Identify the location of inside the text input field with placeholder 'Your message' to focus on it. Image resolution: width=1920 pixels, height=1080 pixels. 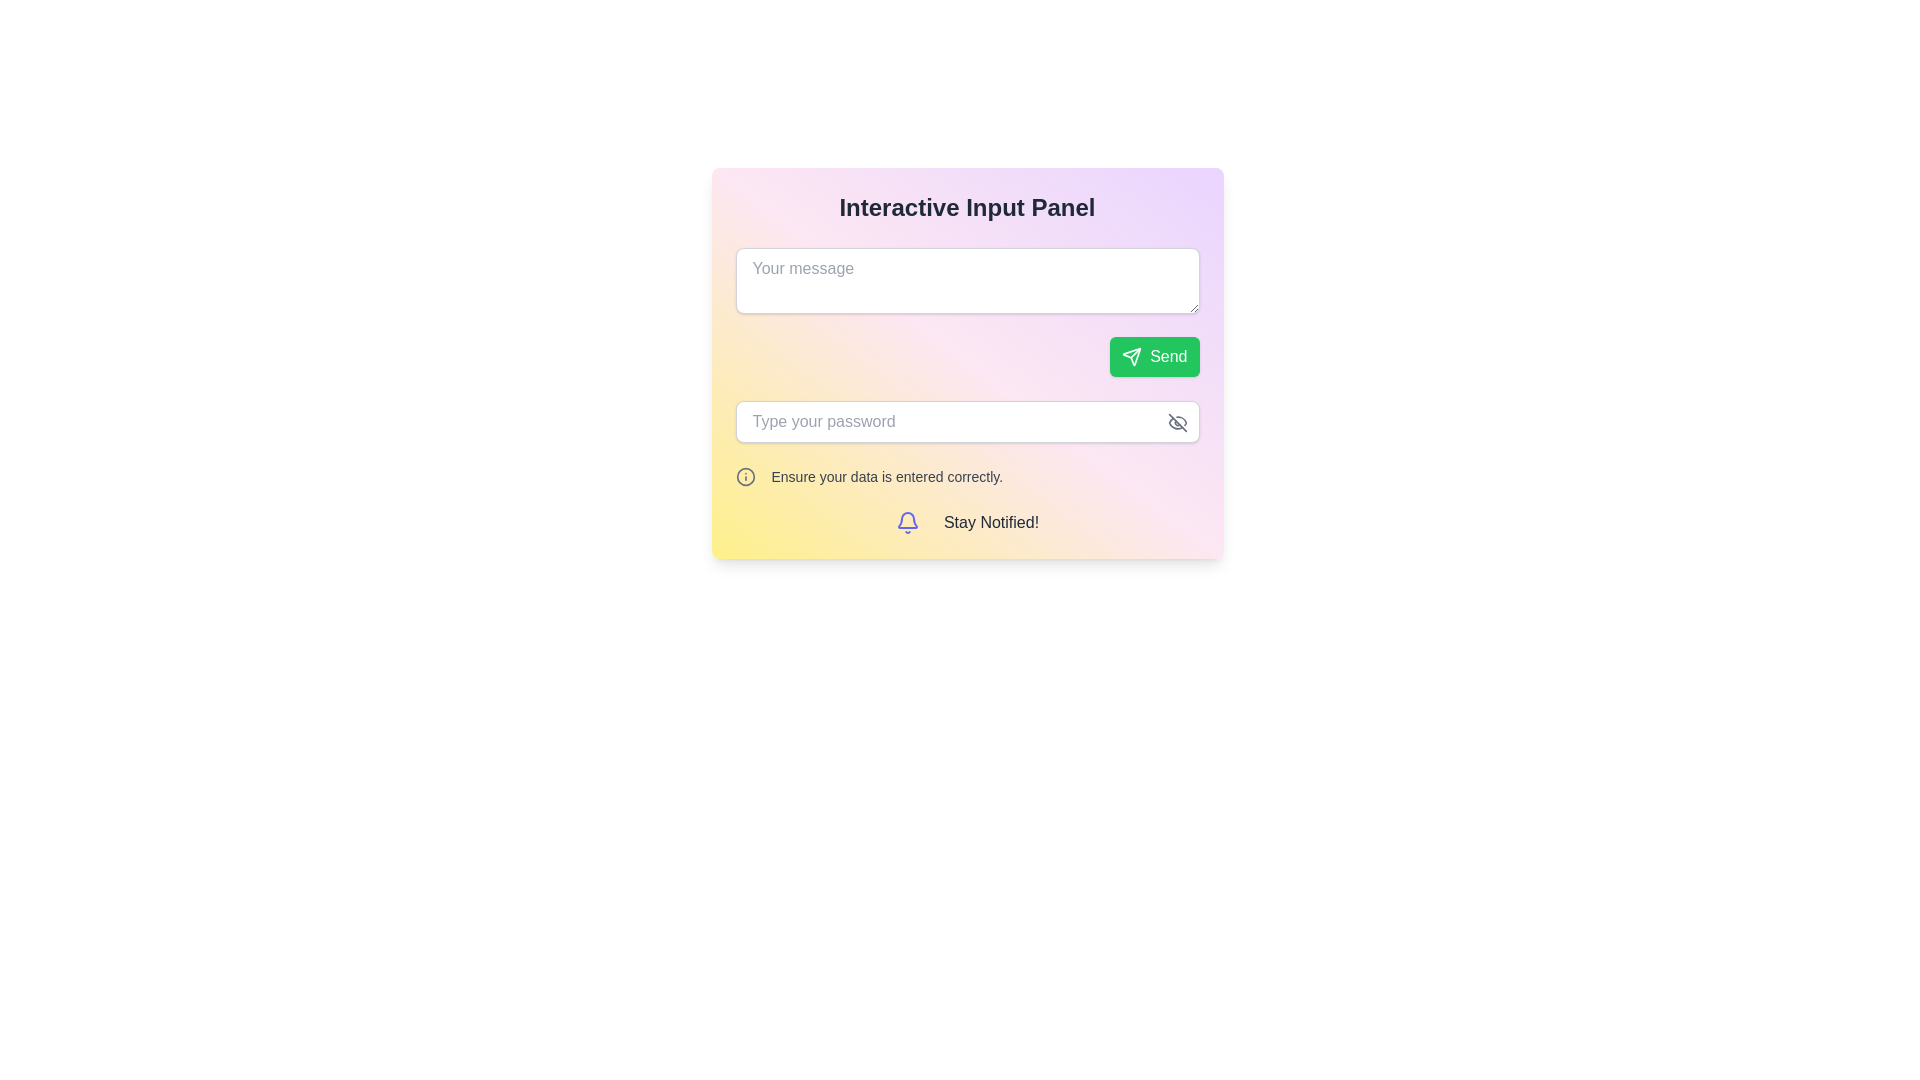
(967, 312).